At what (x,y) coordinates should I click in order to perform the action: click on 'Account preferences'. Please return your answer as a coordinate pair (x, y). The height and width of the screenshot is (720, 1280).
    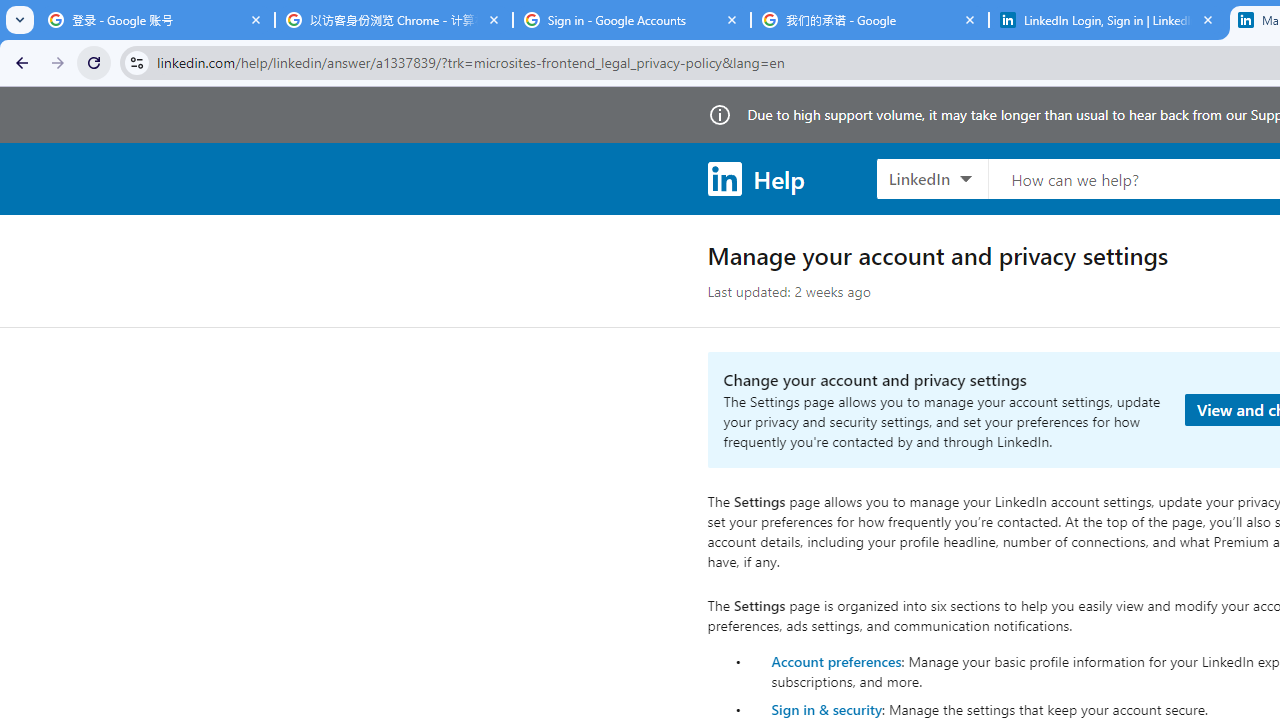
    Looking at the image, I should click on (836, 660).